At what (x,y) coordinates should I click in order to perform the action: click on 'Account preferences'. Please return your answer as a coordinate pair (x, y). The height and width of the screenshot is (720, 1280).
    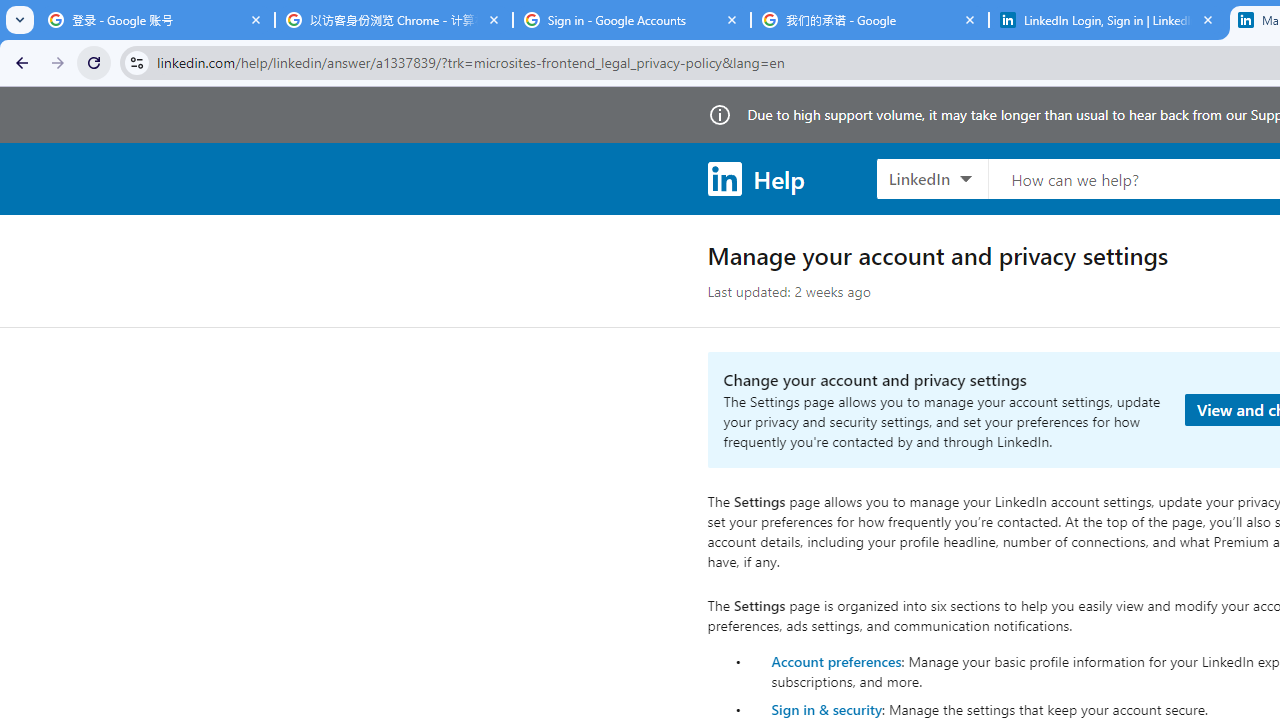
    Looking at the image, I should click on (836, 660).